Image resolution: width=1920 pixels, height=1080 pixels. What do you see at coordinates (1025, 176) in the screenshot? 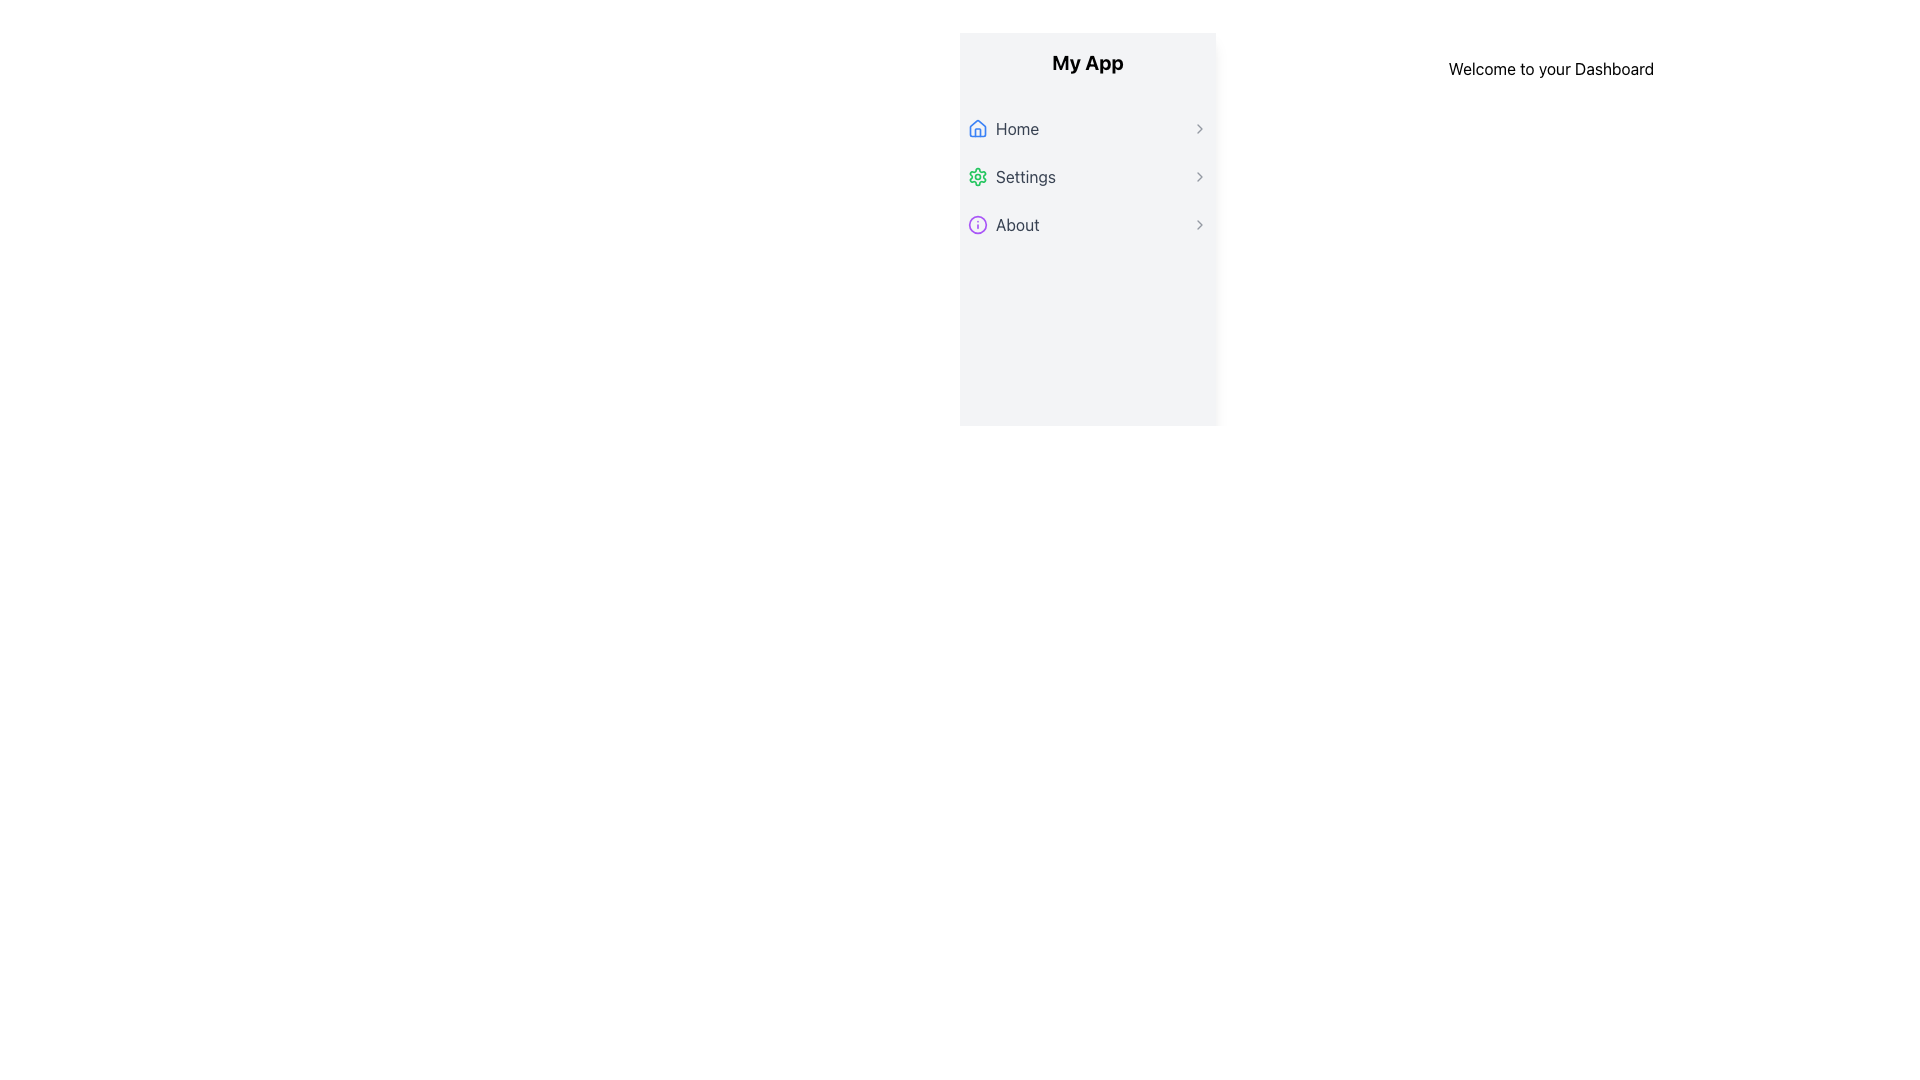
I see `the 'Settings' menu option, which is the second entry in the vertical menu list under 'My App'` at bounding box center [1025, 176].